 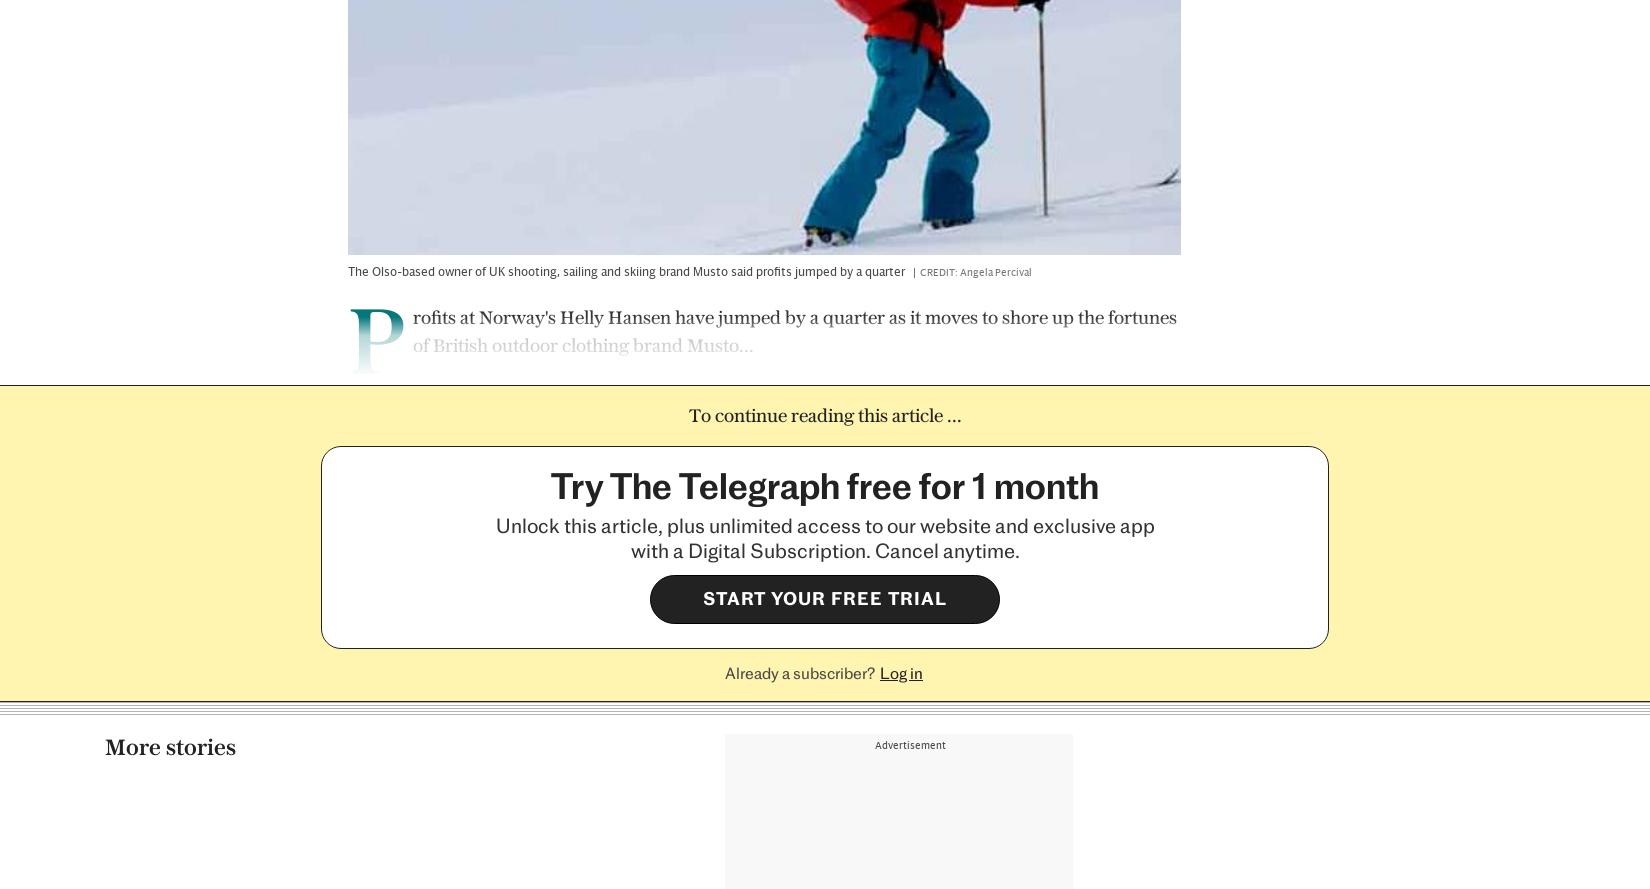 What do you see at coordinates (200, 684) in the screenshot?
I see `'Alex cartoons, November 2023'` at bounding box center [200, 684].